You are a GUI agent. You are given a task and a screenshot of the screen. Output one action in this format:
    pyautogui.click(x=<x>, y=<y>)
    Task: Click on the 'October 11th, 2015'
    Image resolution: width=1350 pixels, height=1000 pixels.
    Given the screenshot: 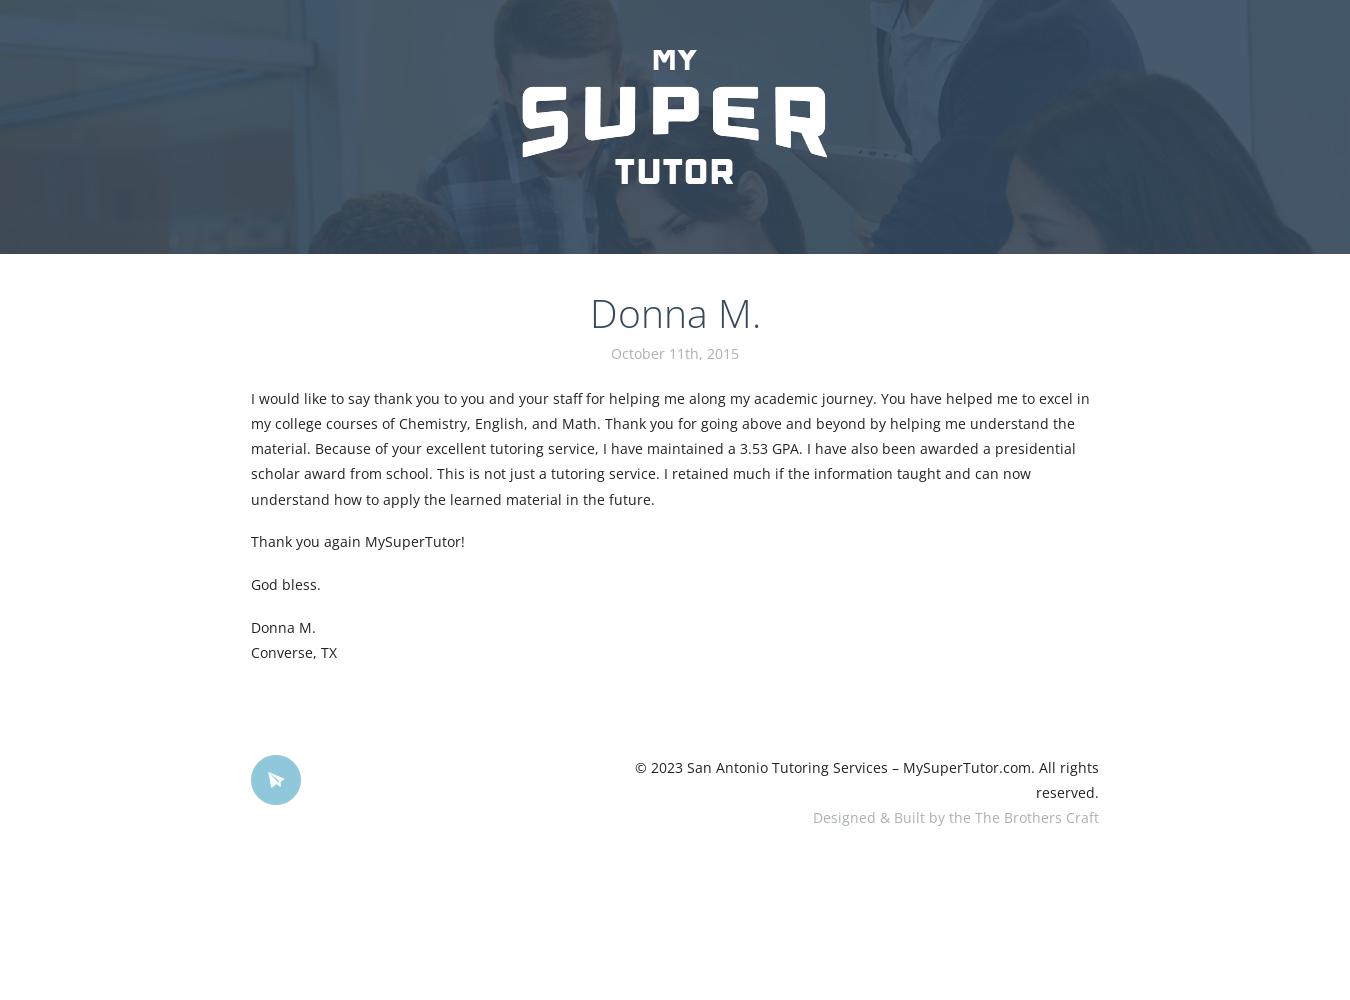 What is the action you would take?
    pyautogui.click(x=675, y=351)
    